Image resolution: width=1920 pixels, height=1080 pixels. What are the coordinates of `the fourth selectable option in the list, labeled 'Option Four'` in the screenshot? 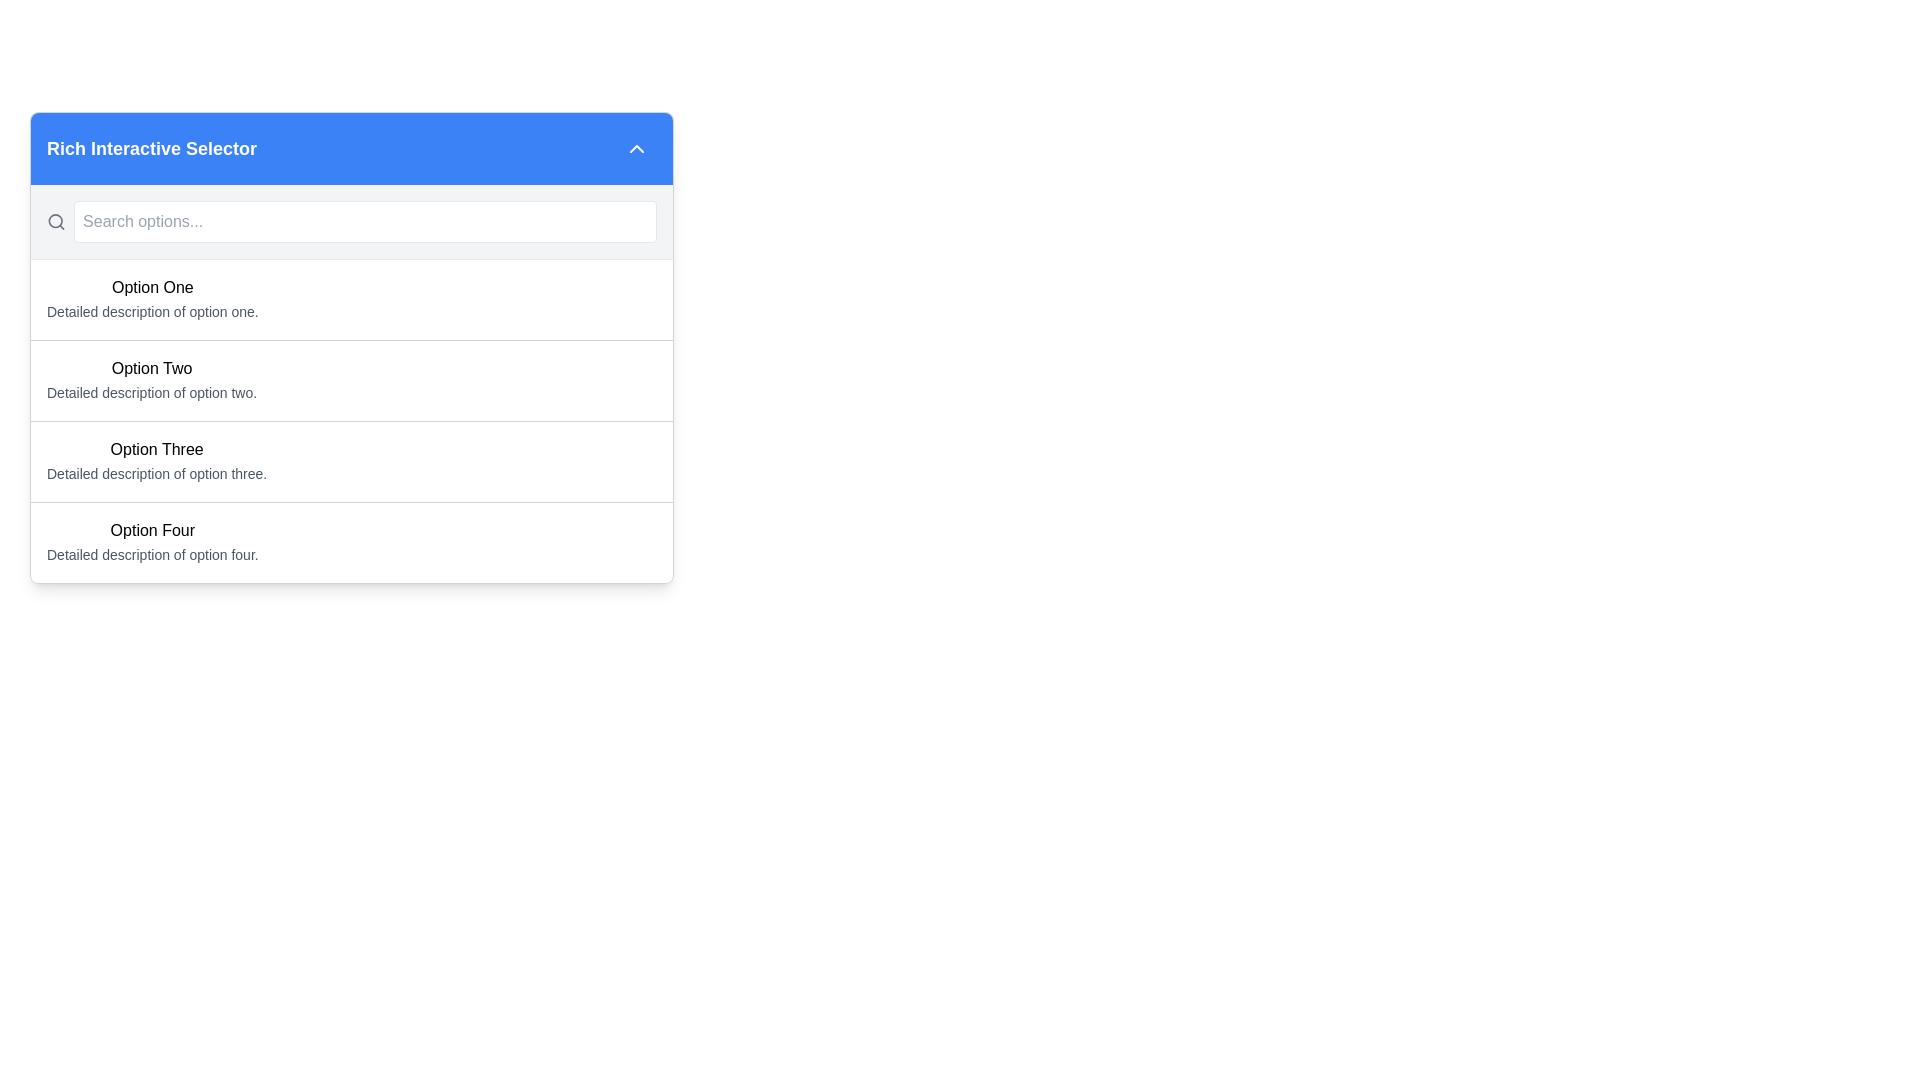 It's located at (151, 543).